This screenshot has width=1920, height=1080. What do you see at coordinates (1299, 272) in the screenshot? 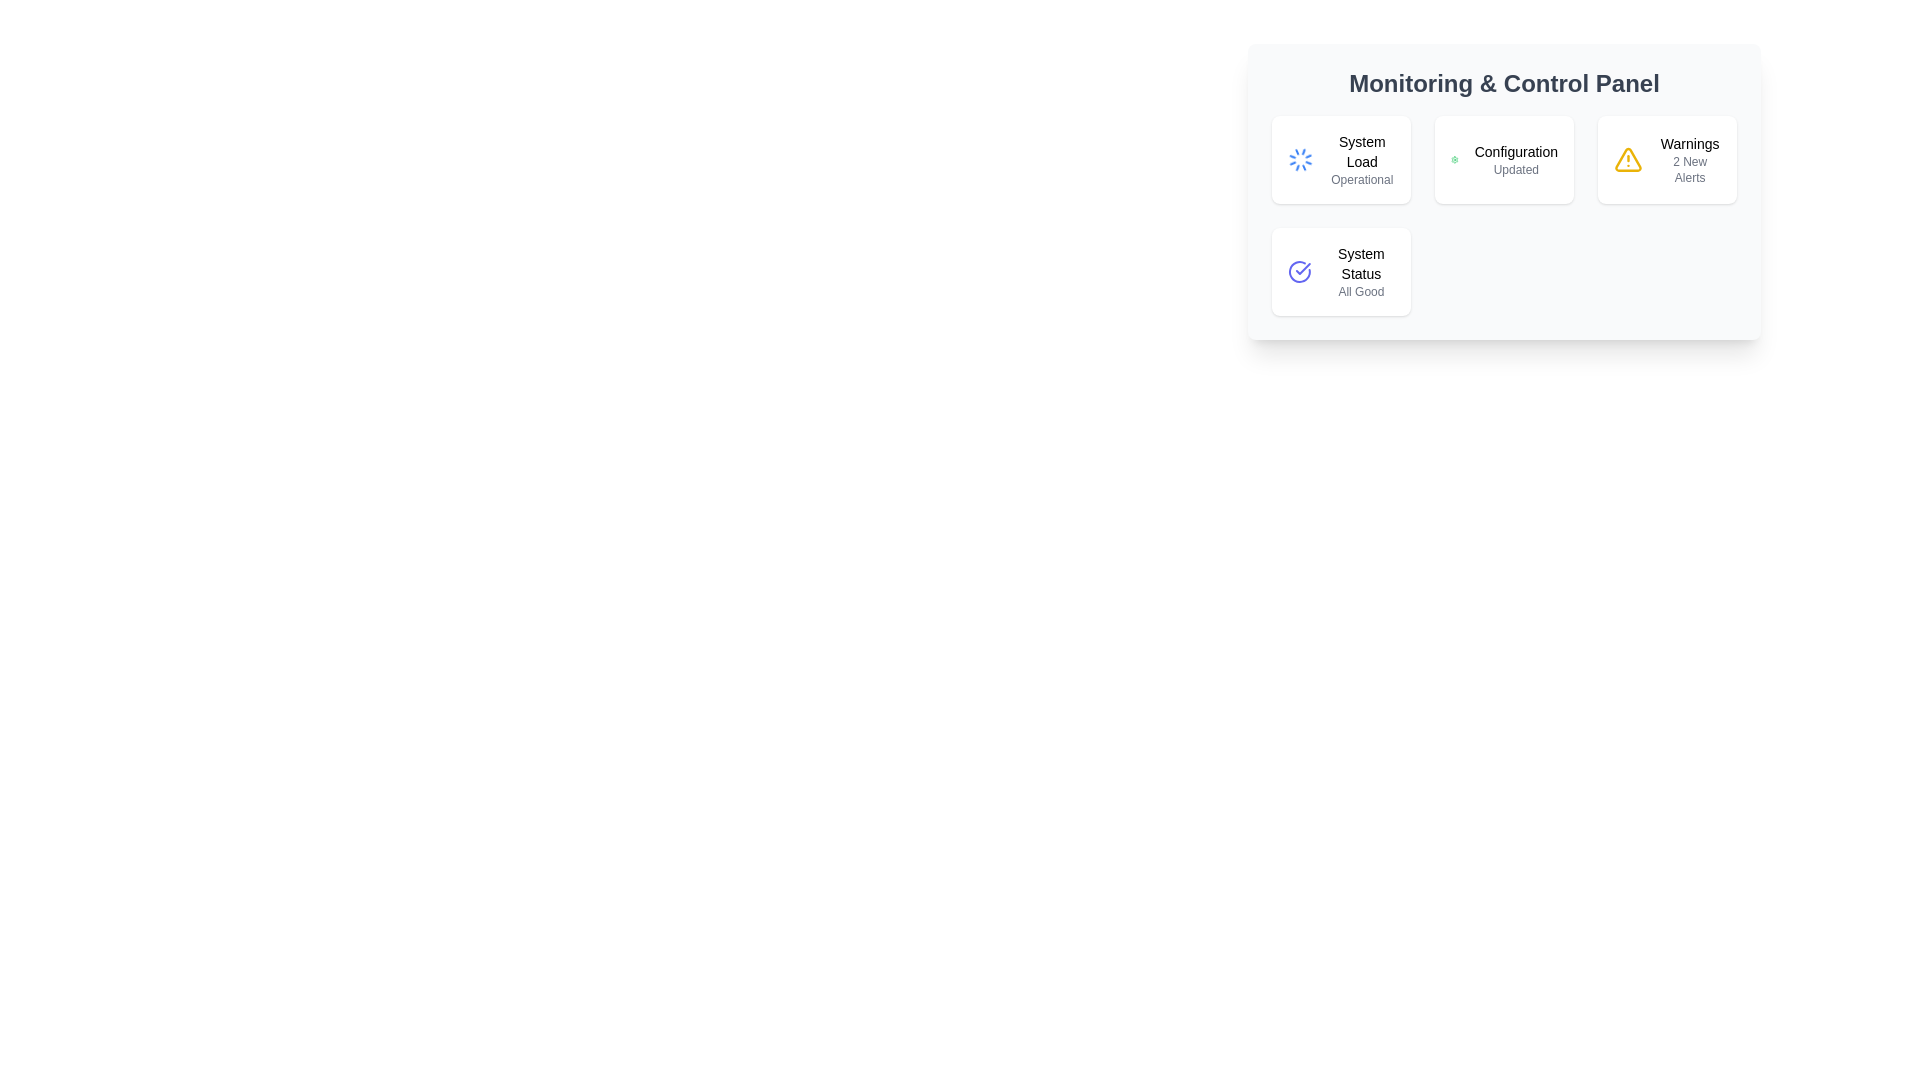
I see `the circular graphical icon with a checkmark in the center, located in the 'Monitoring & Control Panel' under the 'System Status' label` at bounding box center [1299, 272].